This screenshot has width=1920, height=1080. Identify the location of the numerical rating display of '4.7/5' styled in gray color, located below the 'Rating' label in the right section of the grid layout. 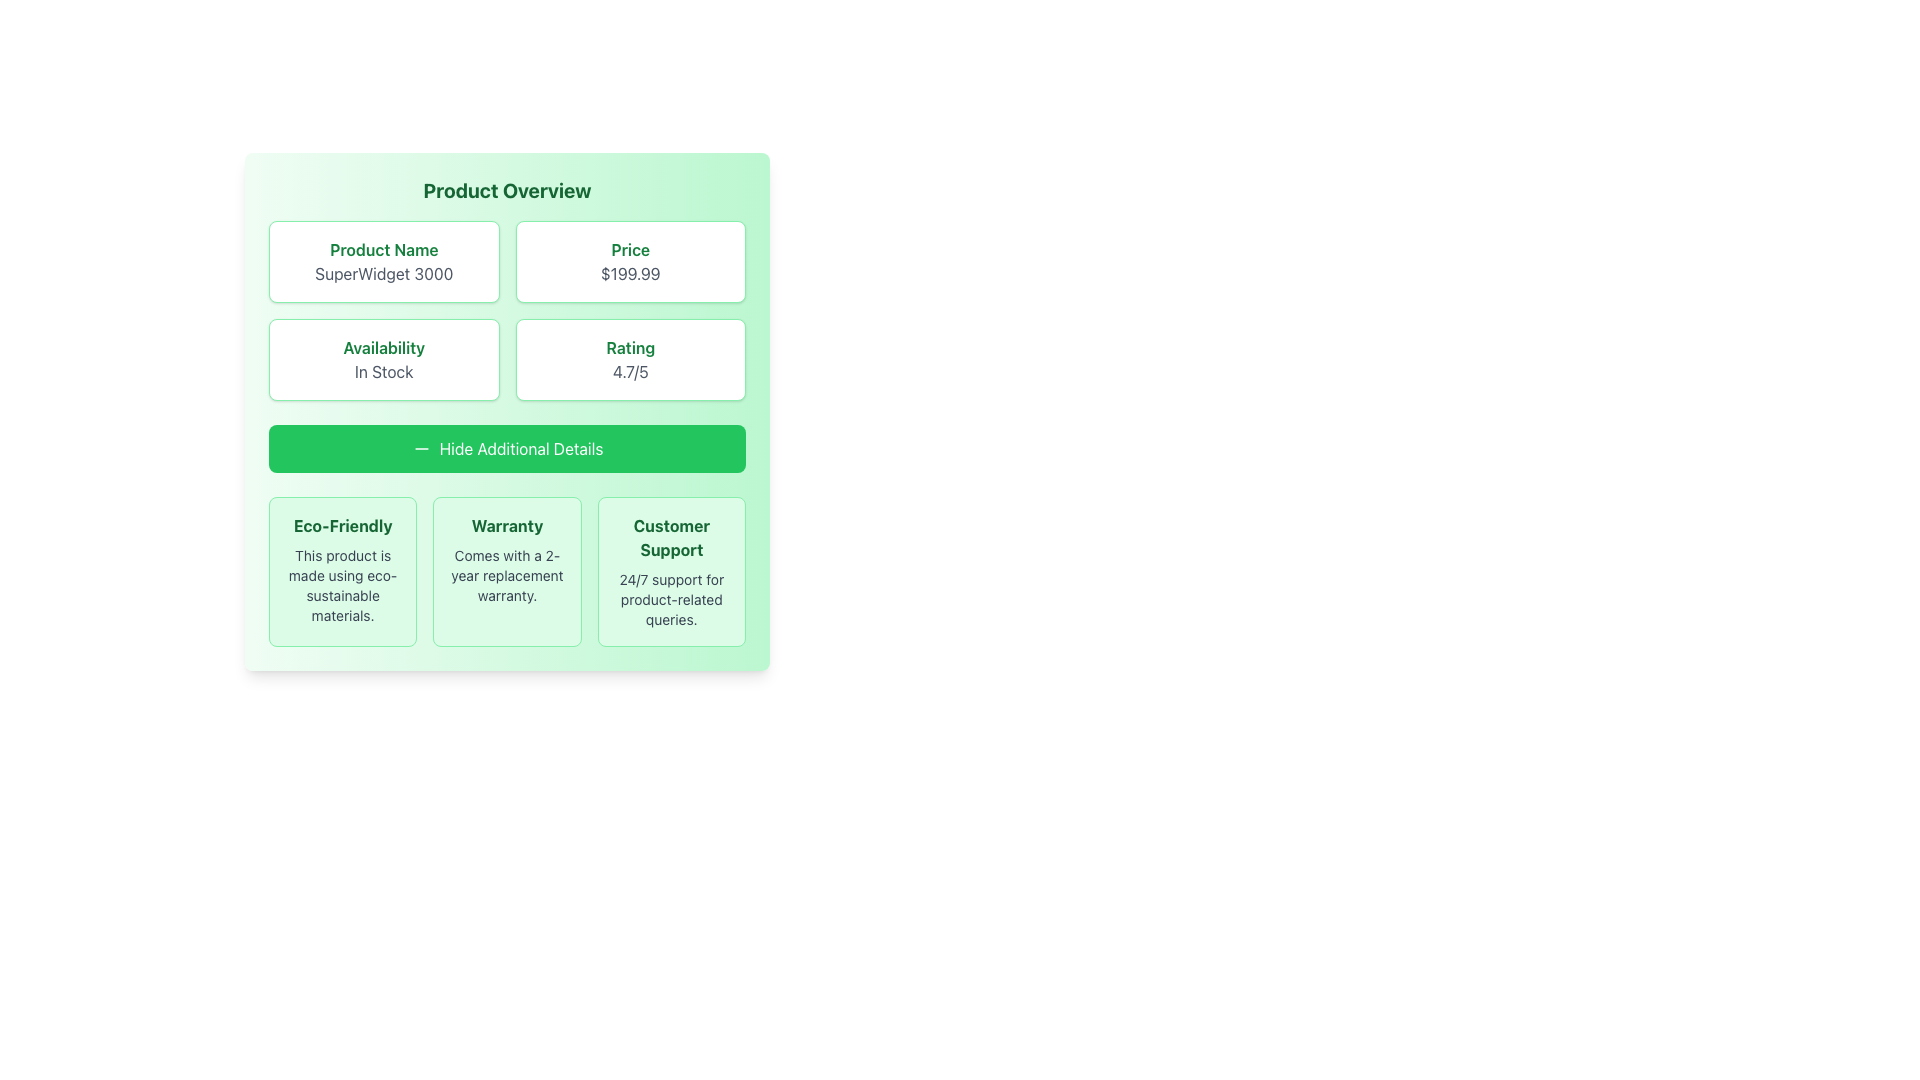
(629, 371).